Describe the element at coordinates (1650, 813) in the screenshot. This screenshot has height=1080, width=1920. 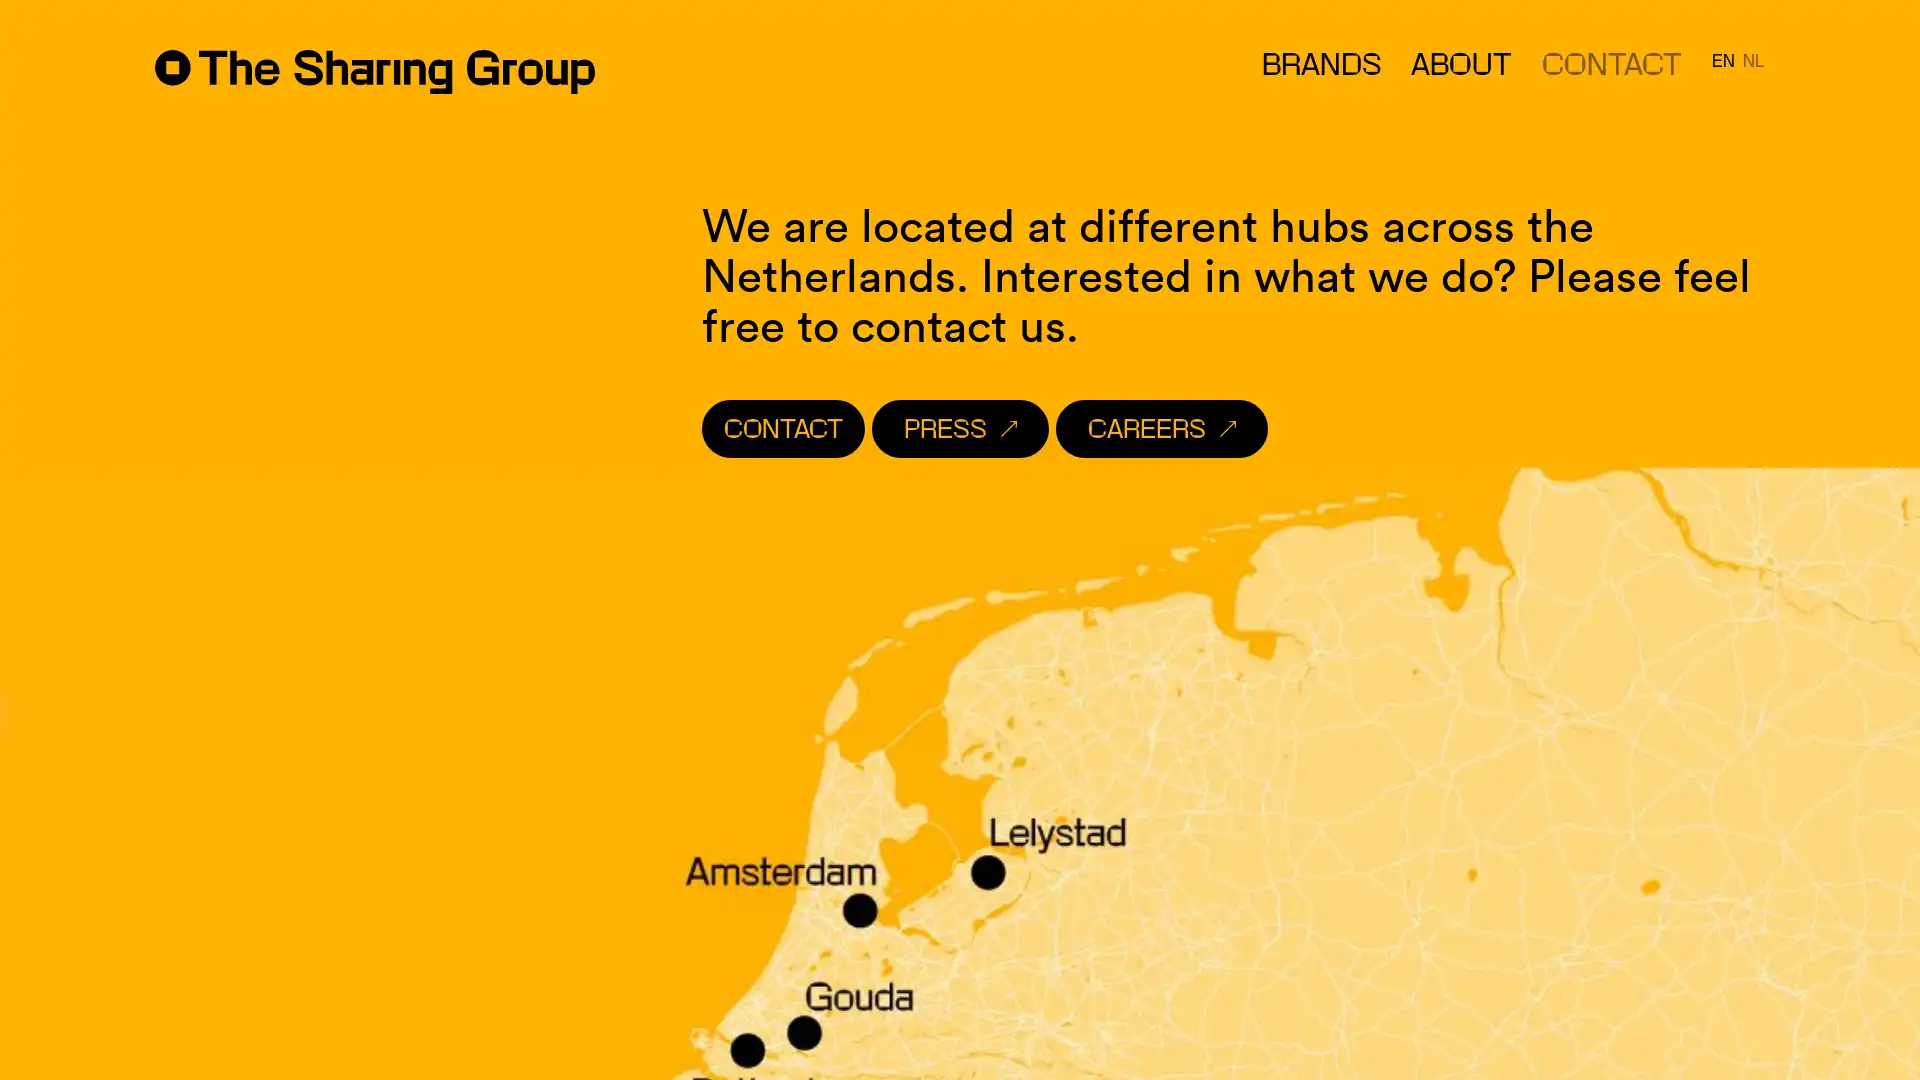
I see `Subscribe` at that location.